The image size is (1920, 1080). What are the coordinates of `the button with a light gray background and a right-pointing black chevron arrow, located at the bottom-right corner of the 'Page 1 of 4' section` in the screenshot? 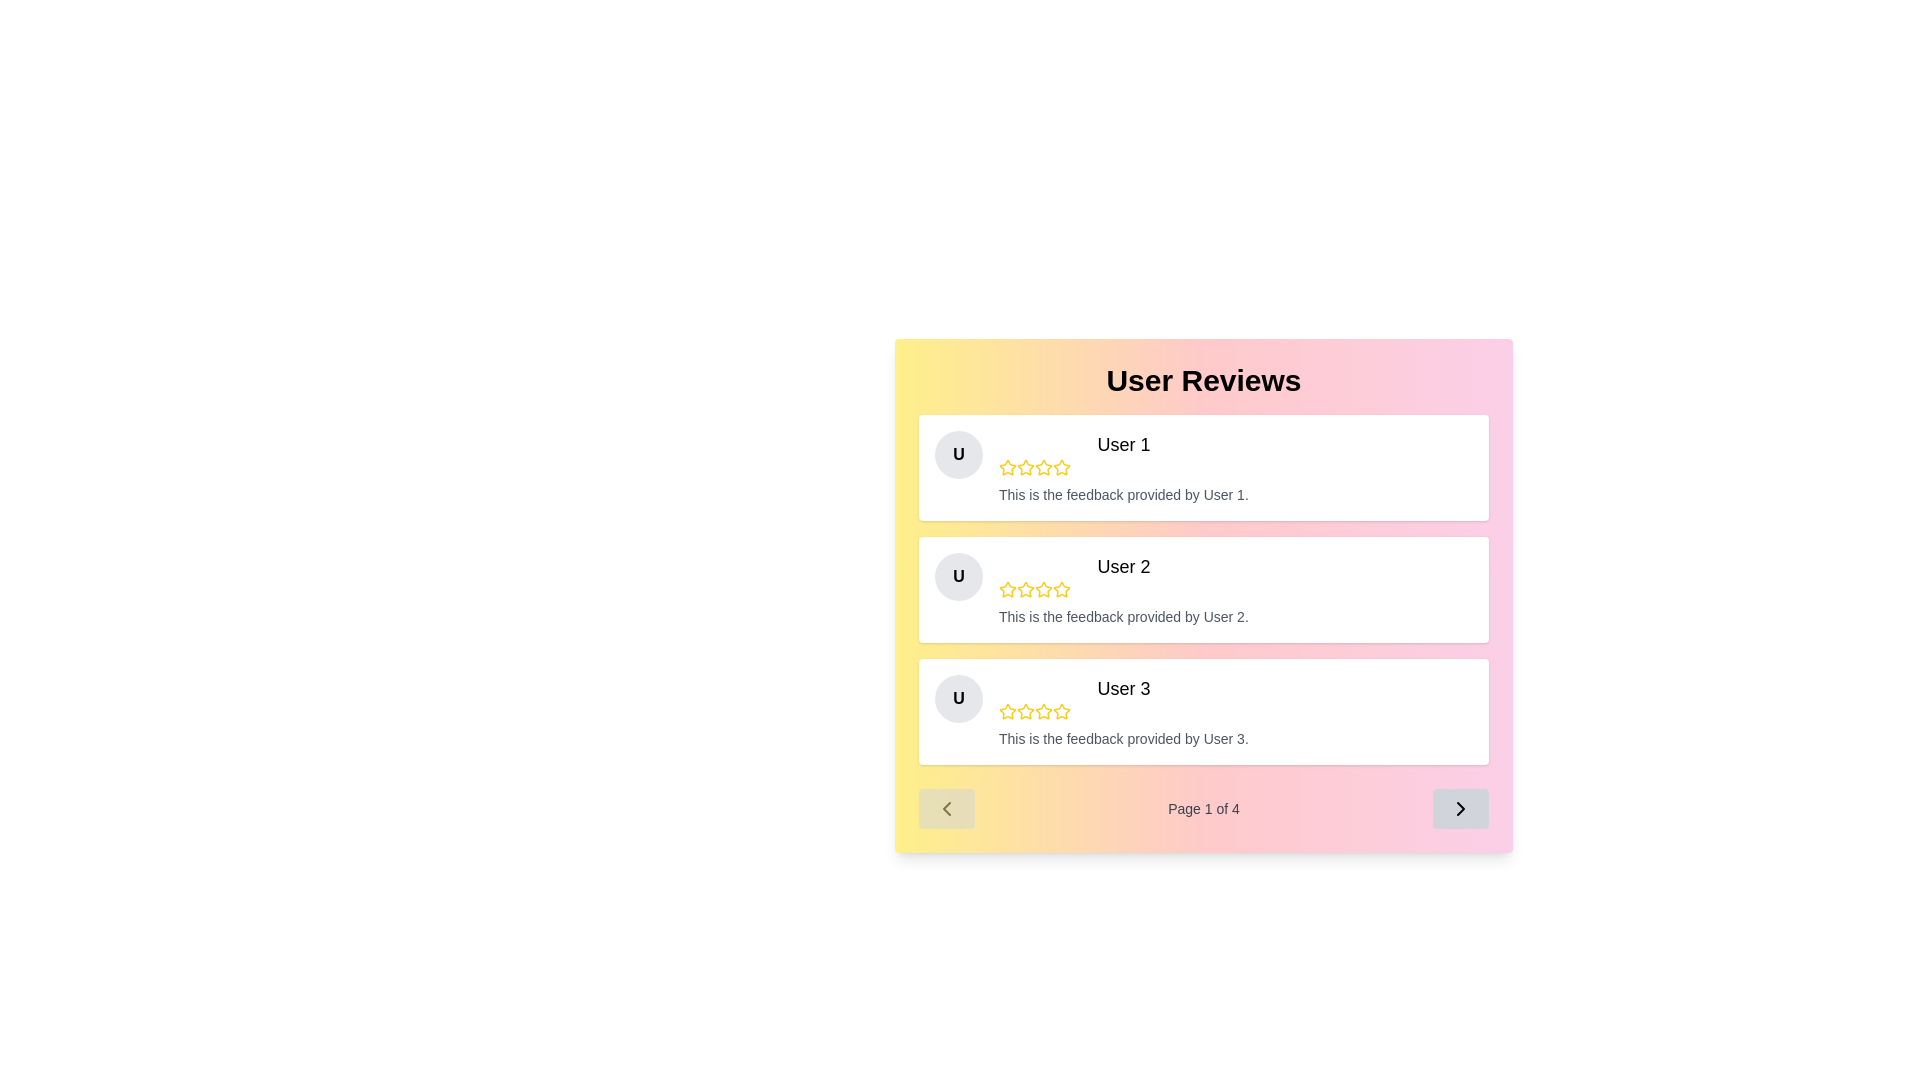 It's located at (1460, 808).